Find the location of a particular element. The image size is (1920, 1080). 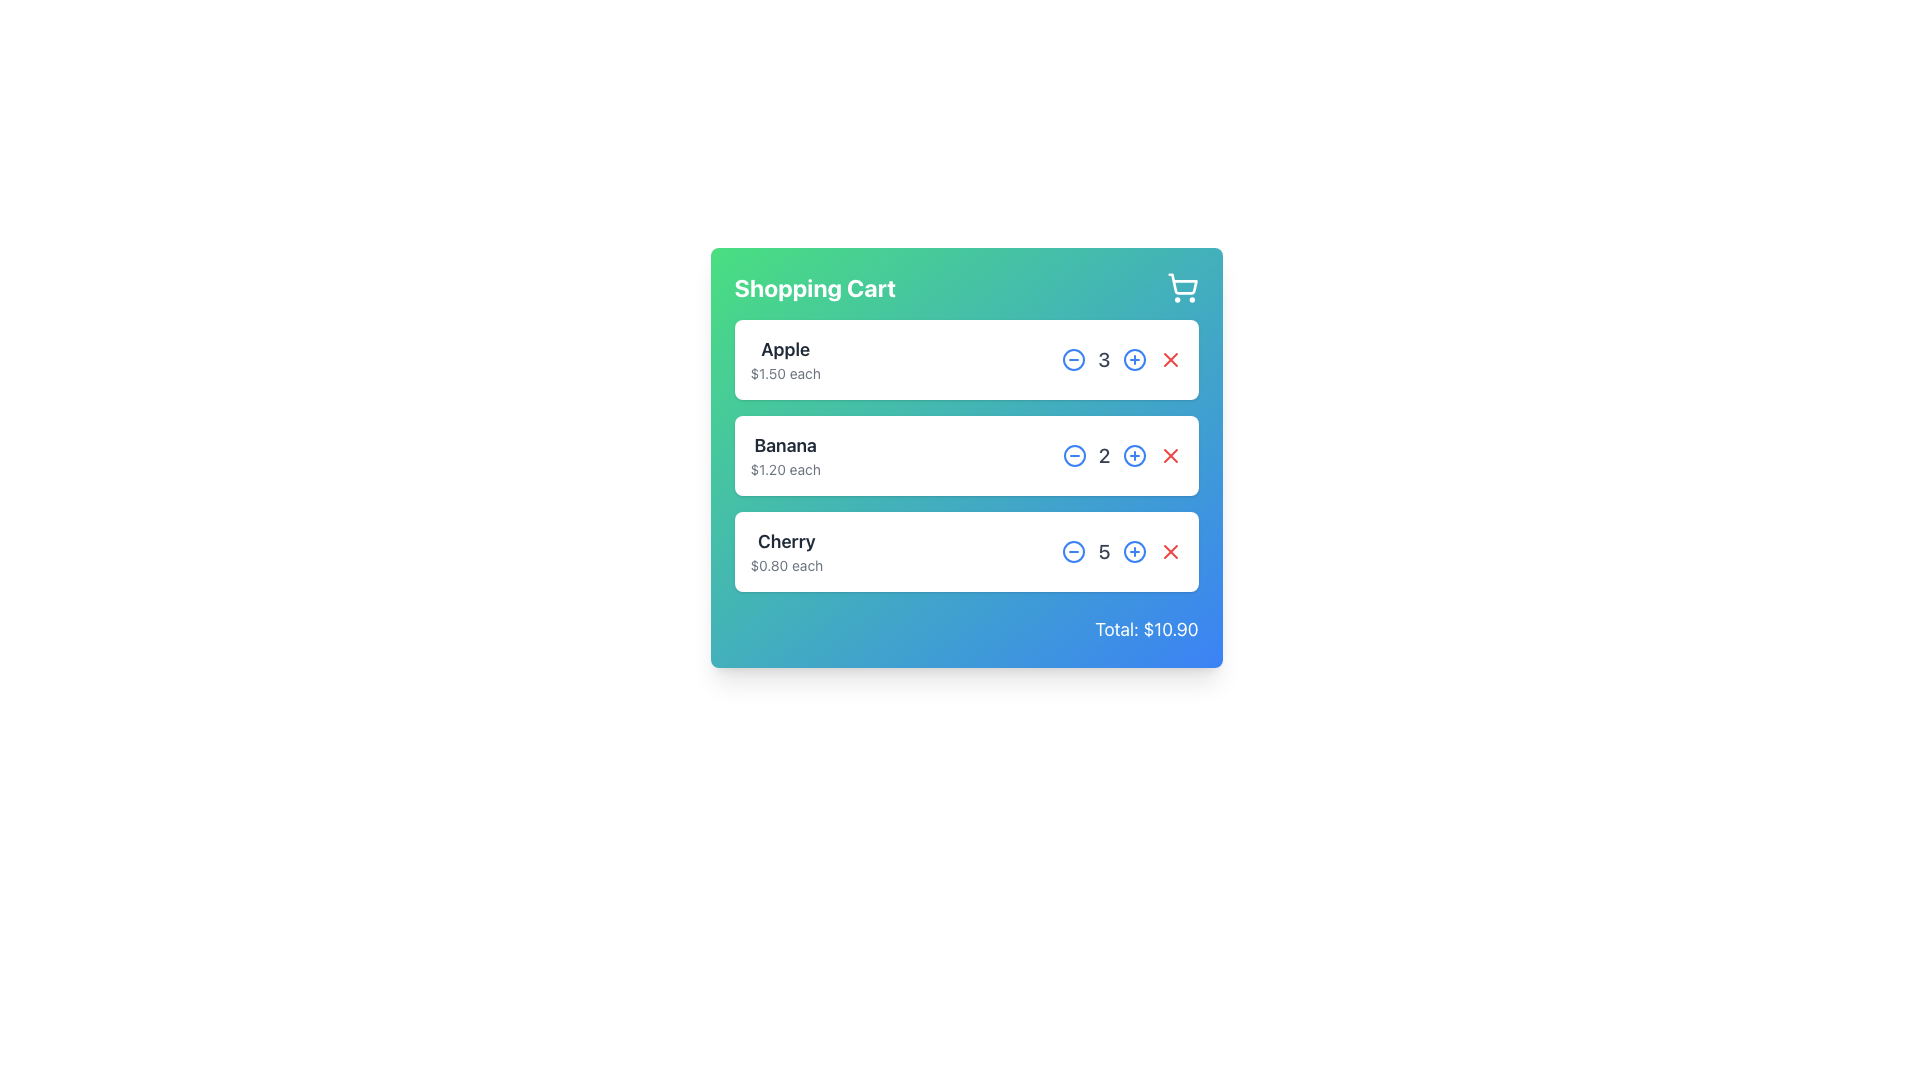

the static text element displaying the quantity of 'Apple' in the shopping cart, which is positioned between the minus '-' button and the plus '+' button is located at coordinates (1103, 358).